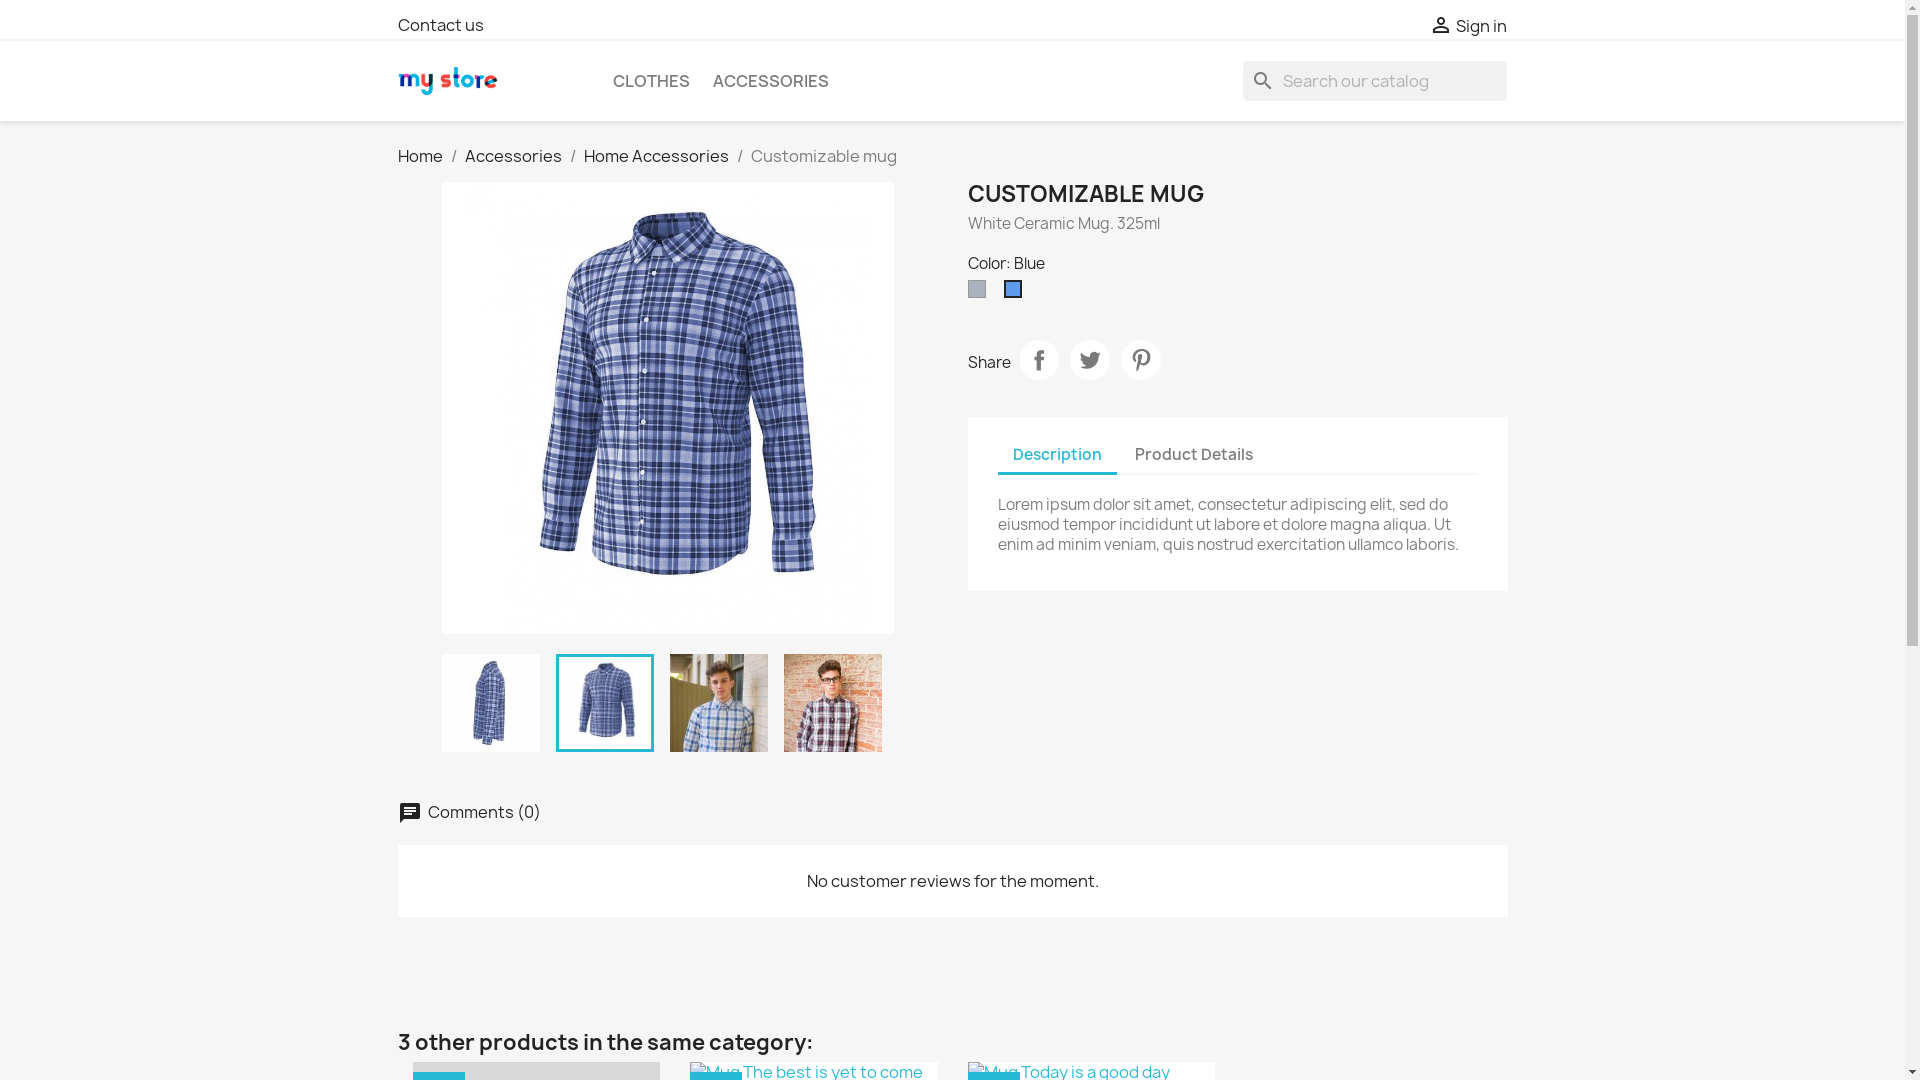 This screenshot has width=1920, height=1080. I want to click on 'Accessories', so click(512, 154).